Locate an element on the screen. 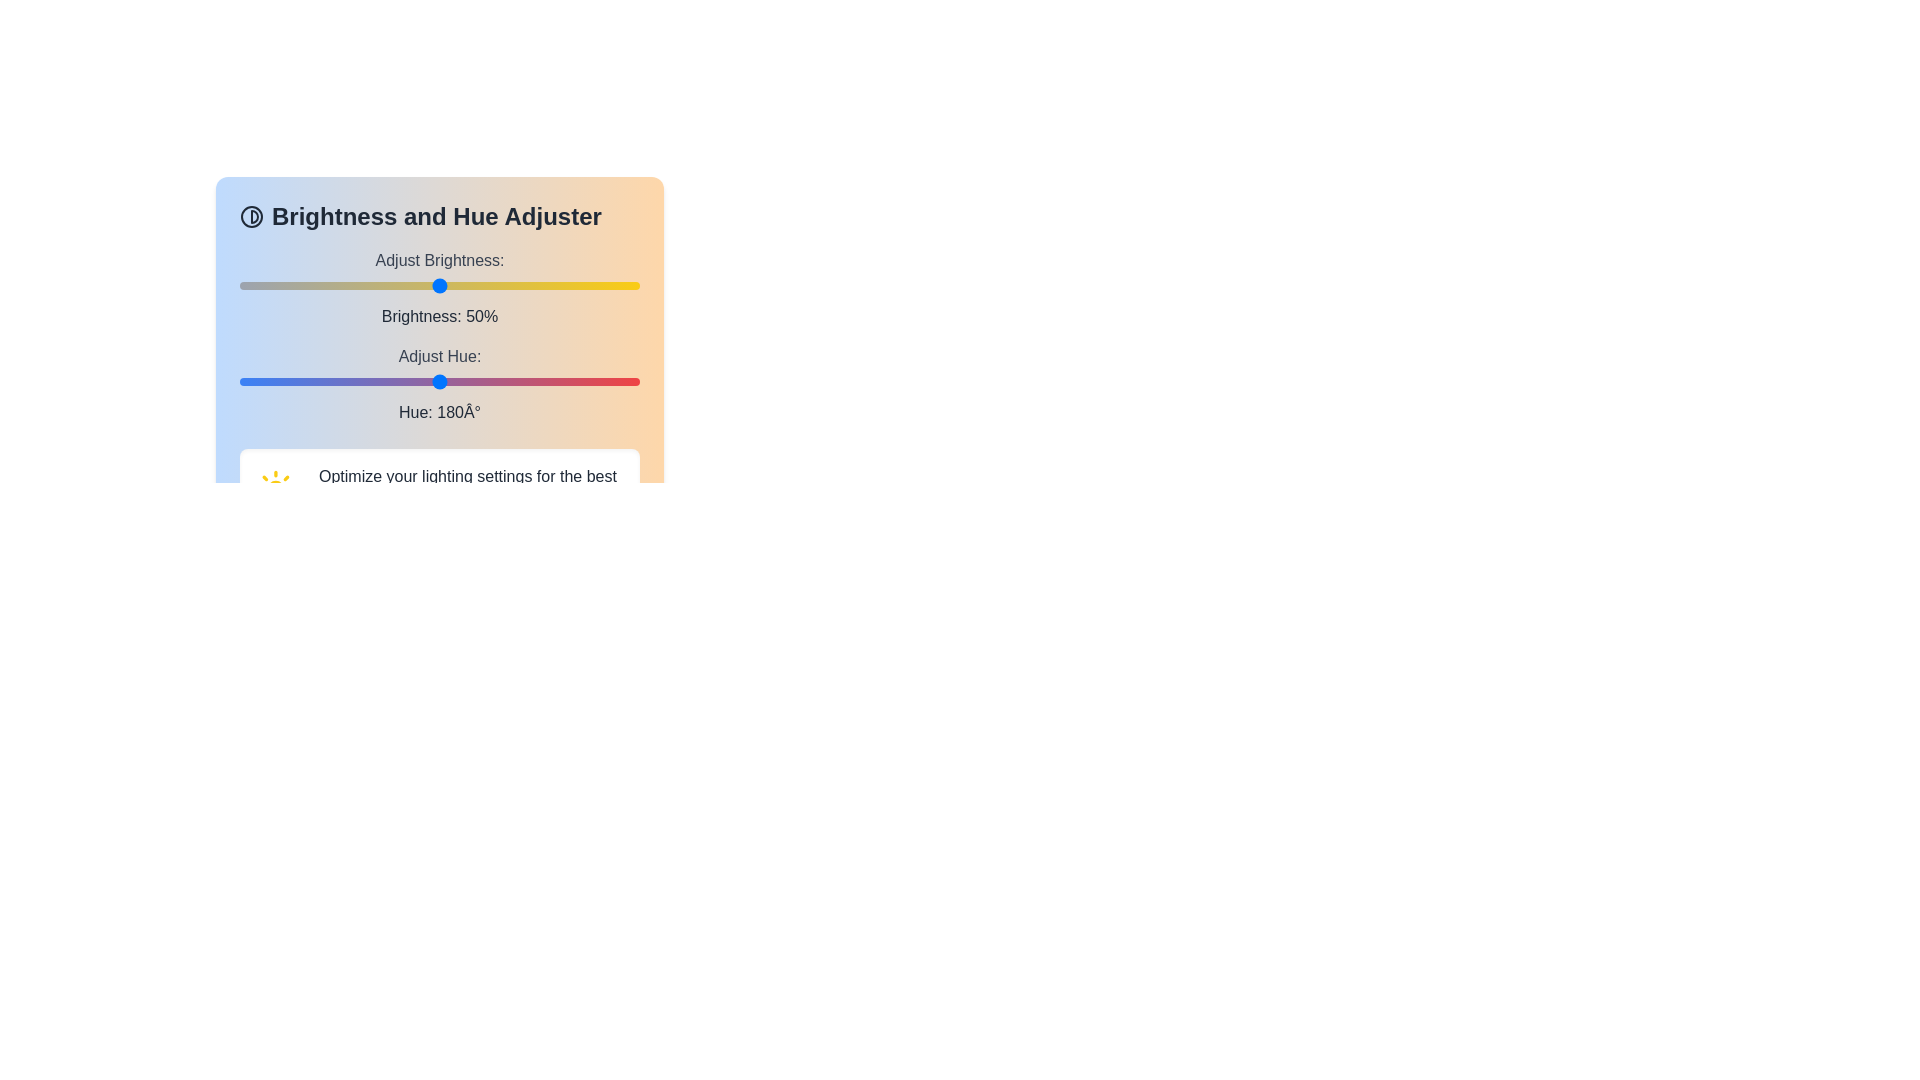  the hue to 158 degrees by moving the slider is located at coordinates (414, 381).